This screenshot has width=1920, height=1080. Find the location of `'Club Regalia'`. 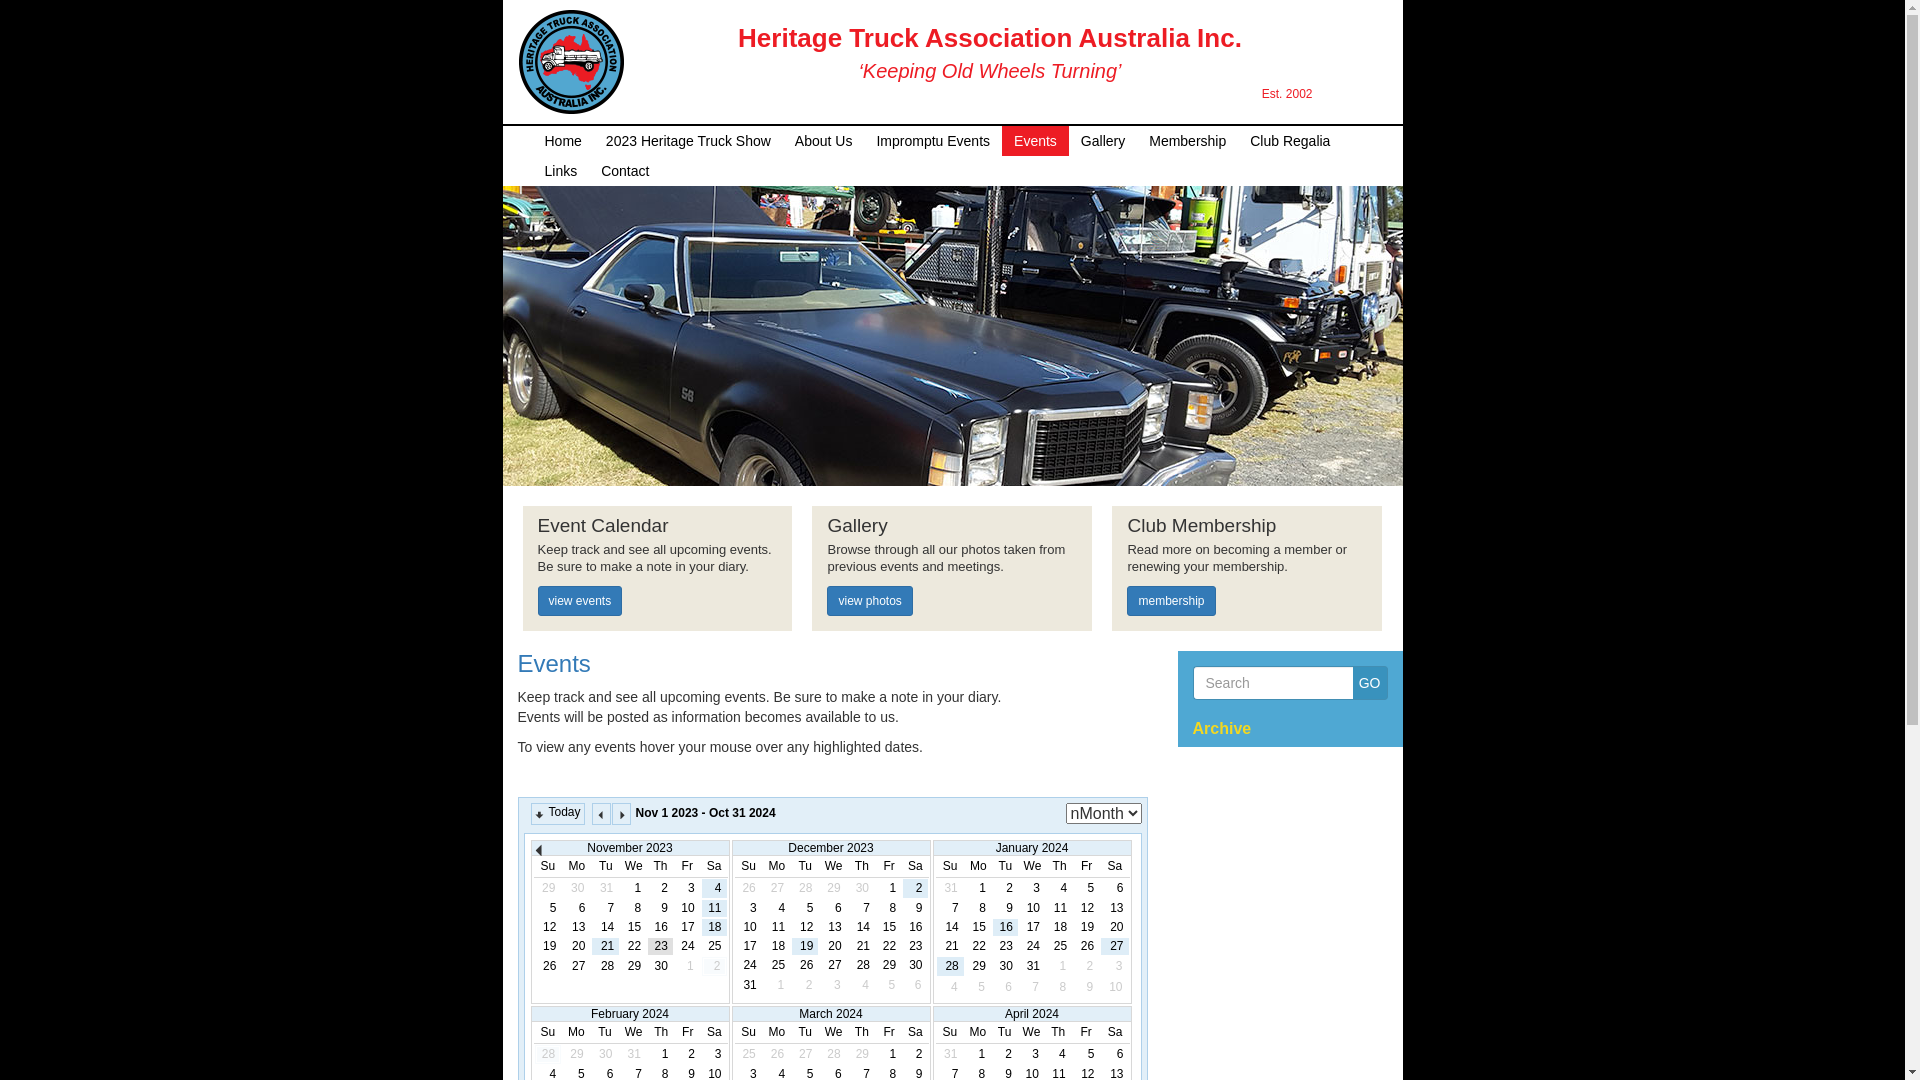

'Club Regalia' is located at coordinates (1290, 140).